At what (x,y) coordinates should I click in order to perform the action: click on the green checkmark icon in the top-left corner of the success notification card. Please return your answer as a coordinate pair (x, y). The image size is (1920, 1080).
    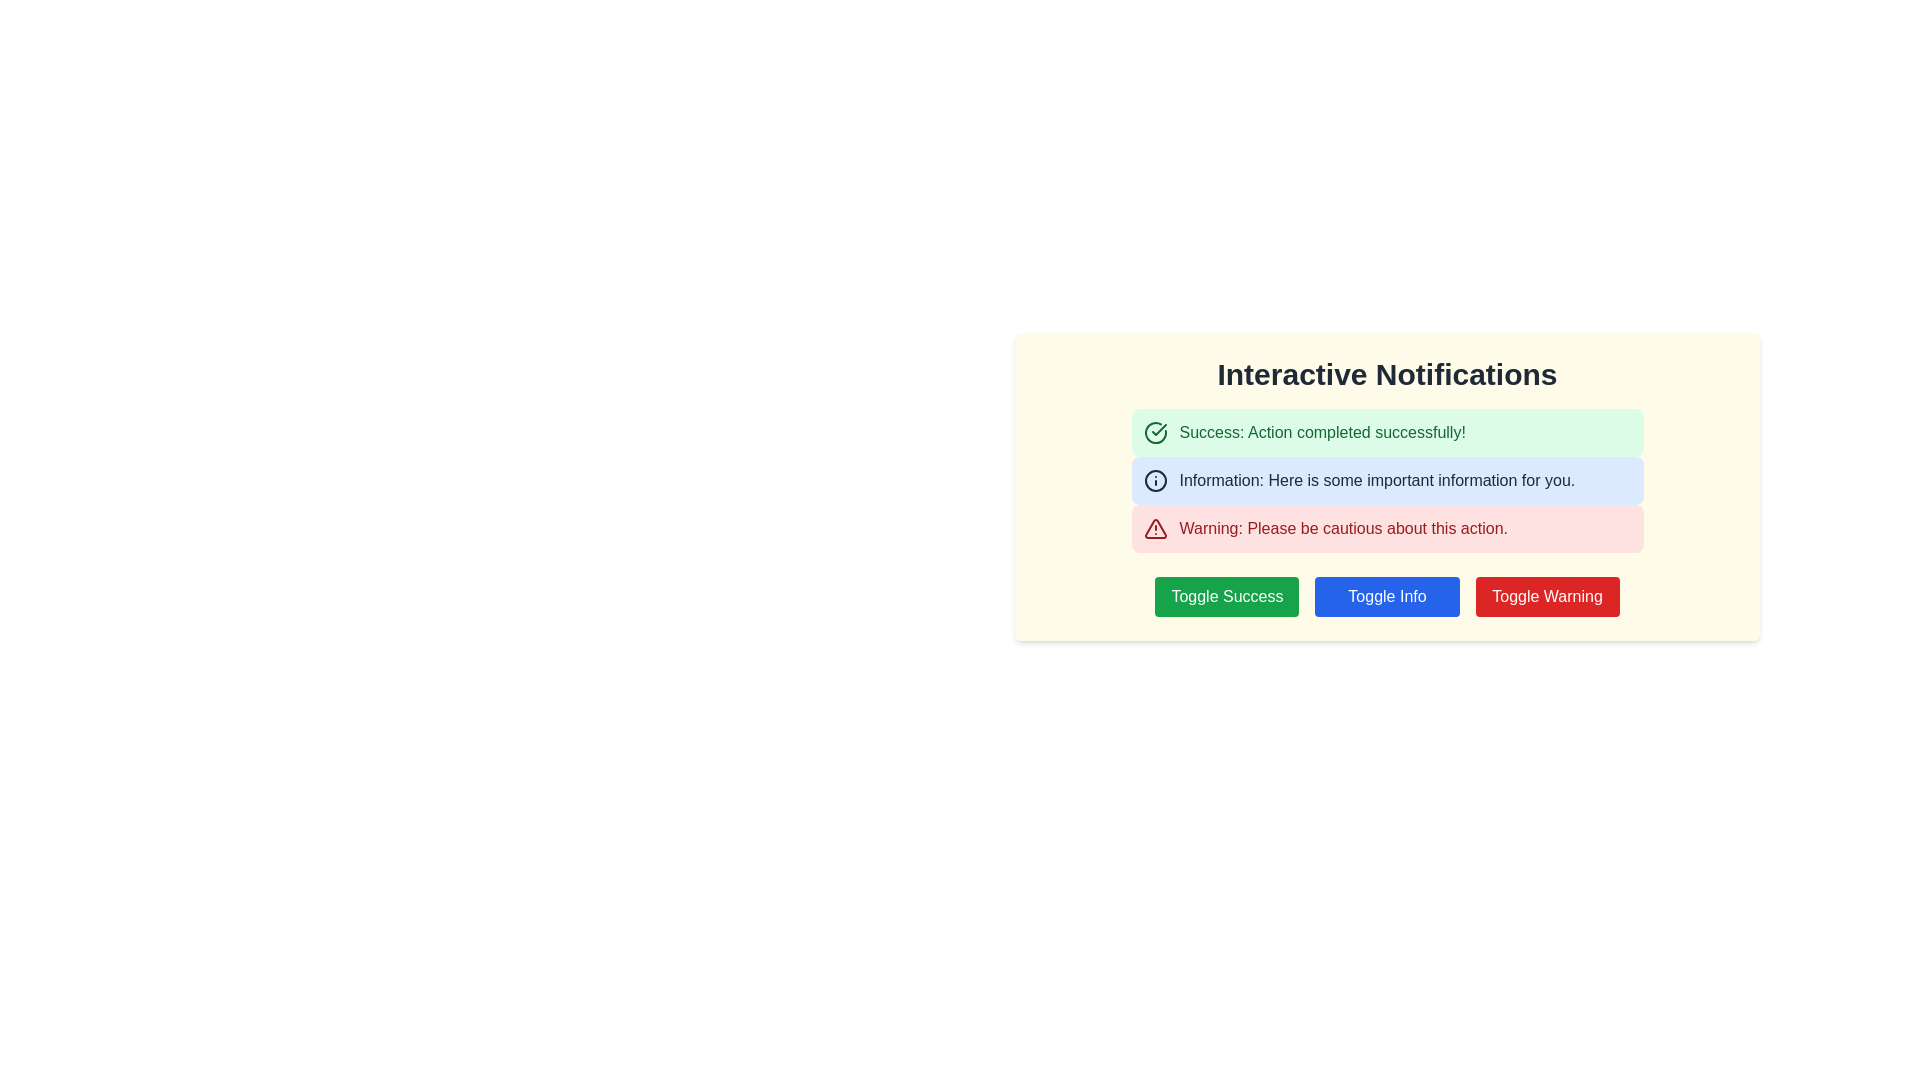
    Looking at the image, I should click on (1158, 428).